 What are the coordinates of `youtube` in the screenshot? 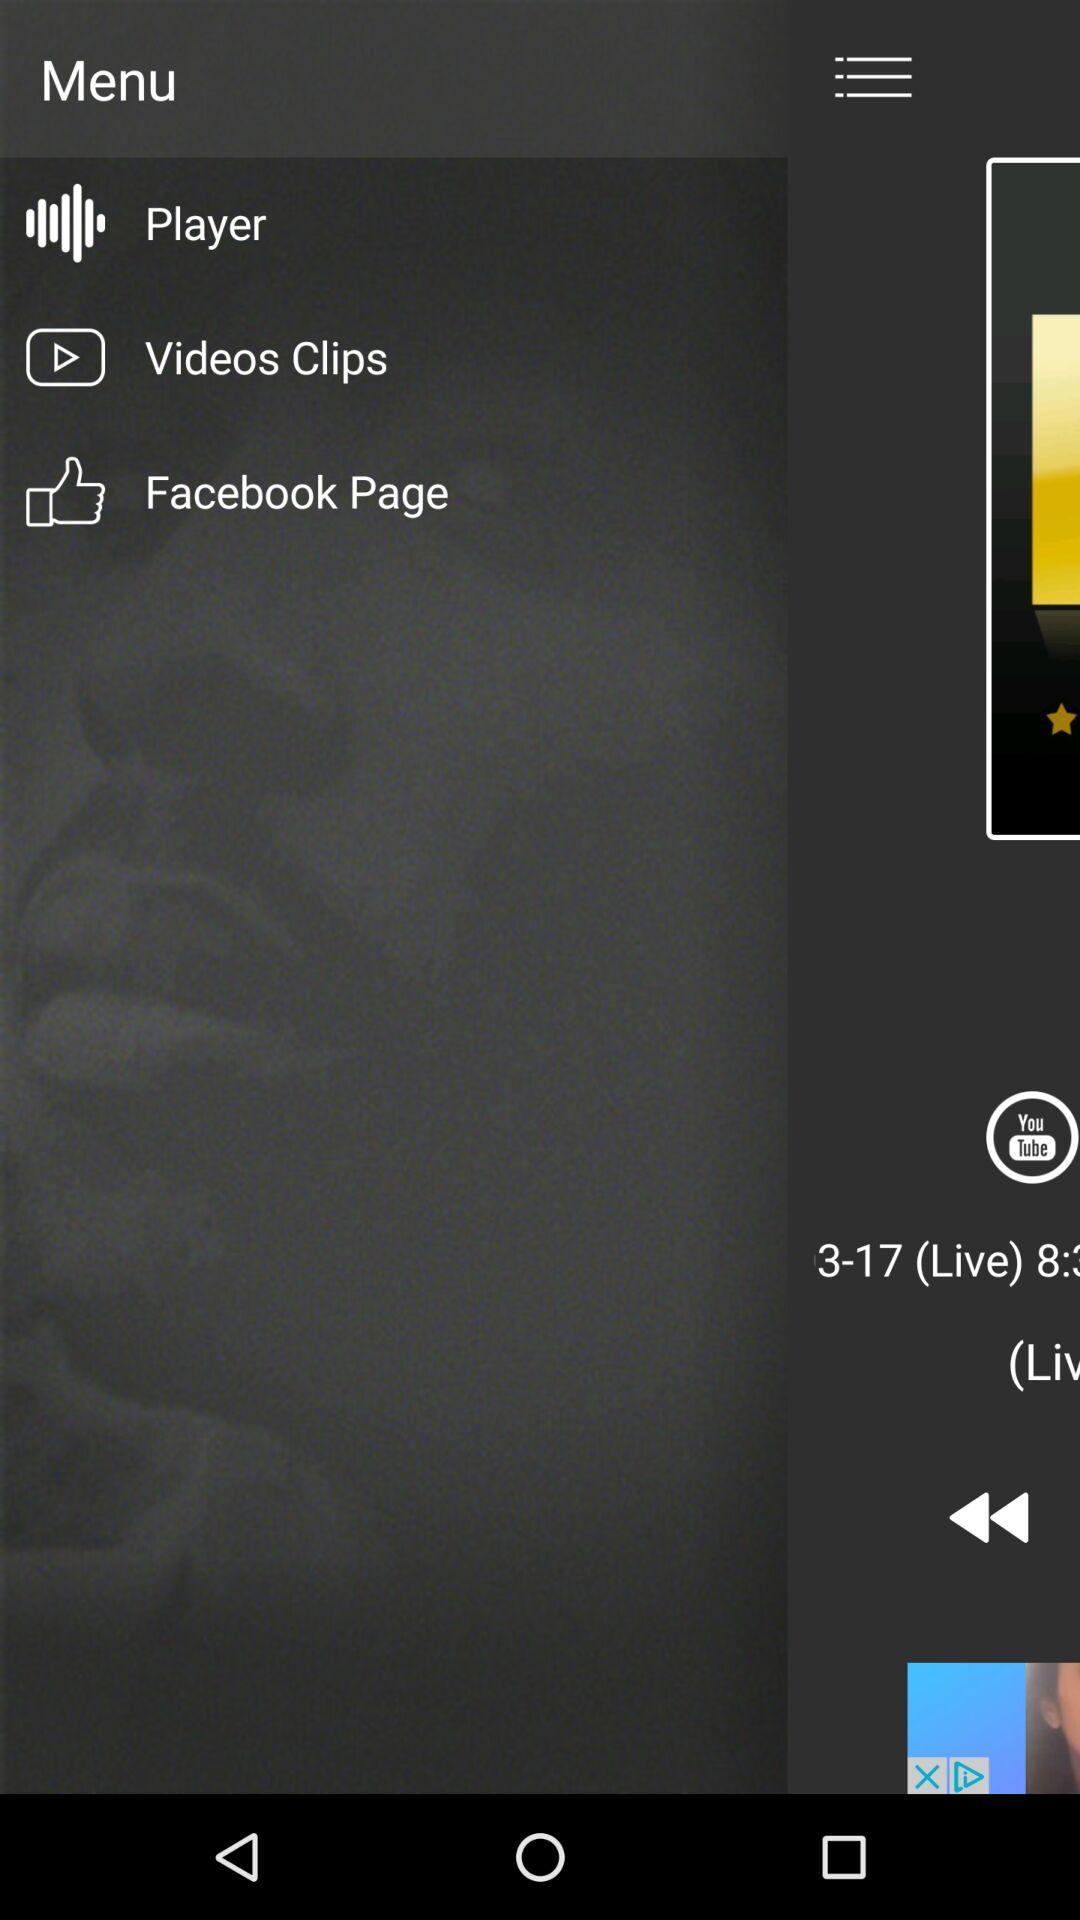 It's located at (1032, 1137).